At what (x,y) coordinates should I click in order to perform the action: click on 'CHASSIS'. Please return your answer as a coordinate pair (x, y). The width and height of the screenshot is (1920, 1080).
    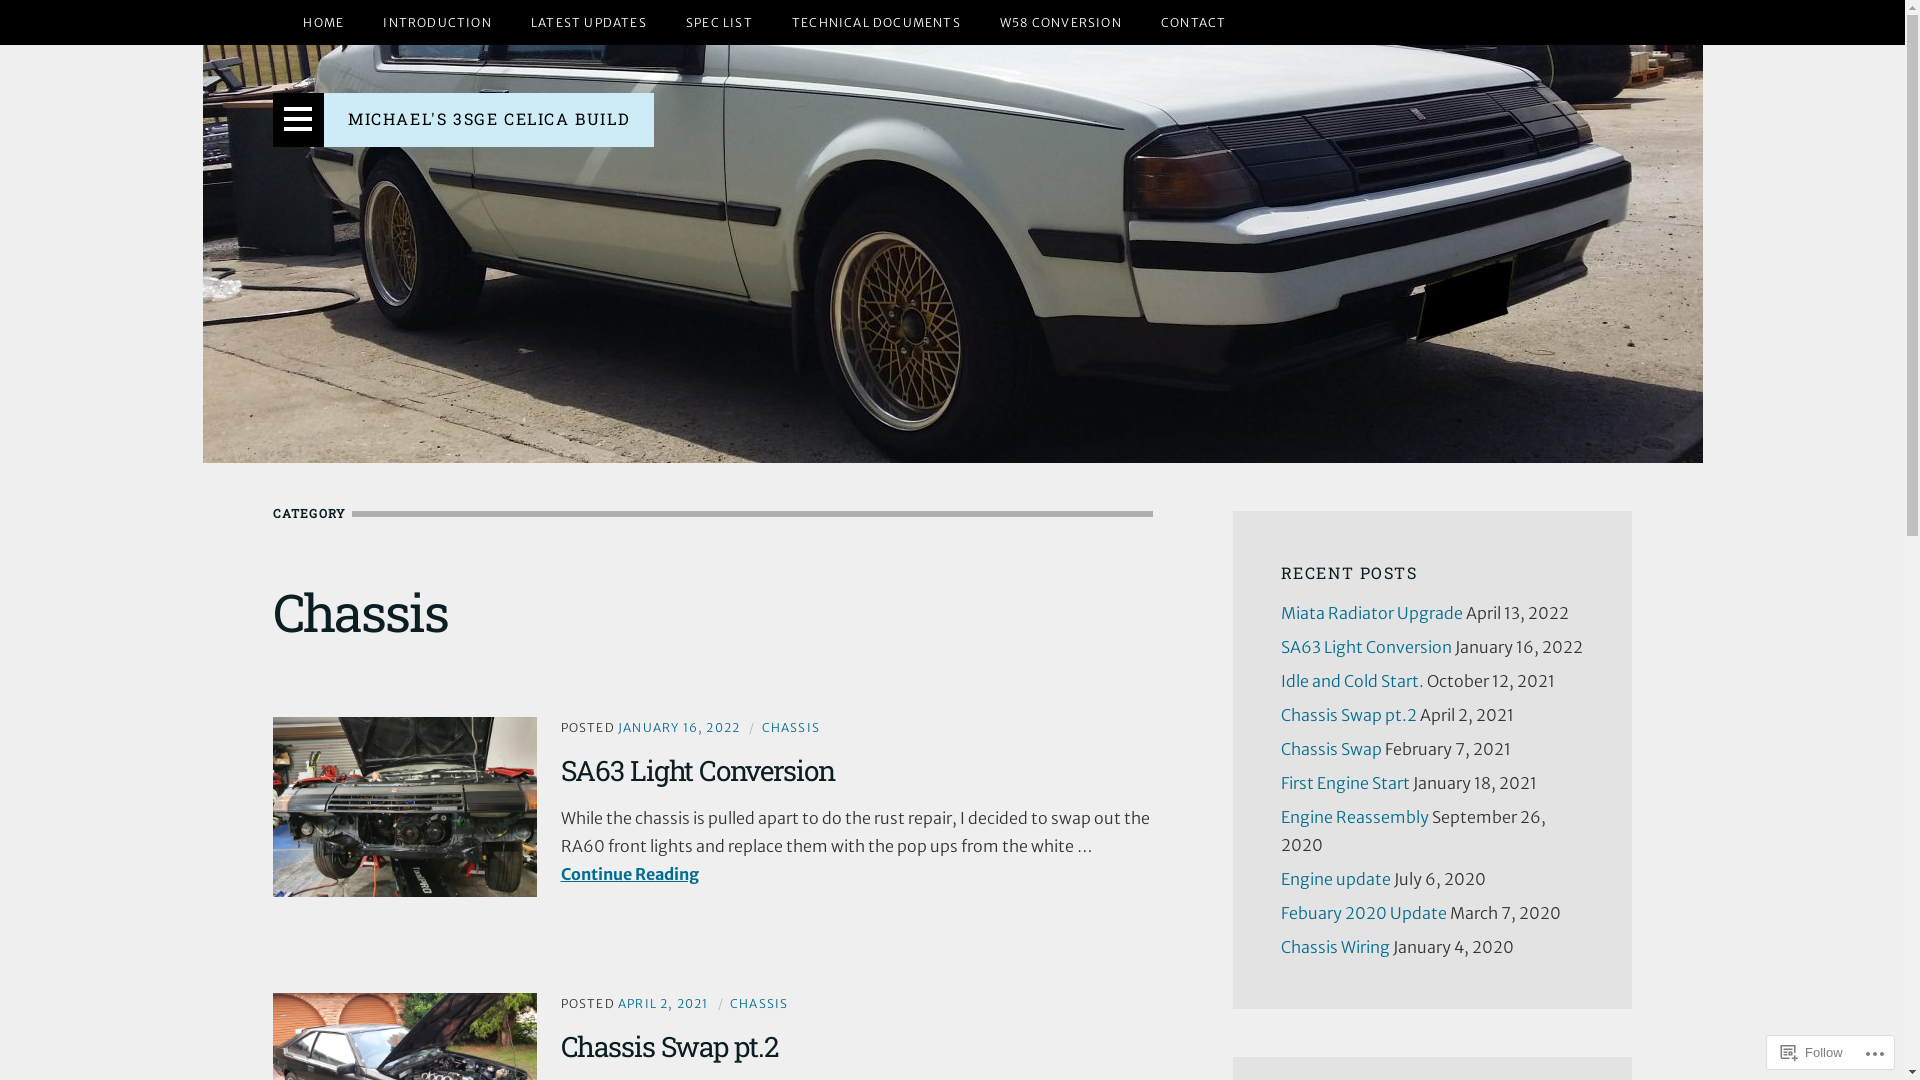
    Looking at the image, I should click on (761, 727).